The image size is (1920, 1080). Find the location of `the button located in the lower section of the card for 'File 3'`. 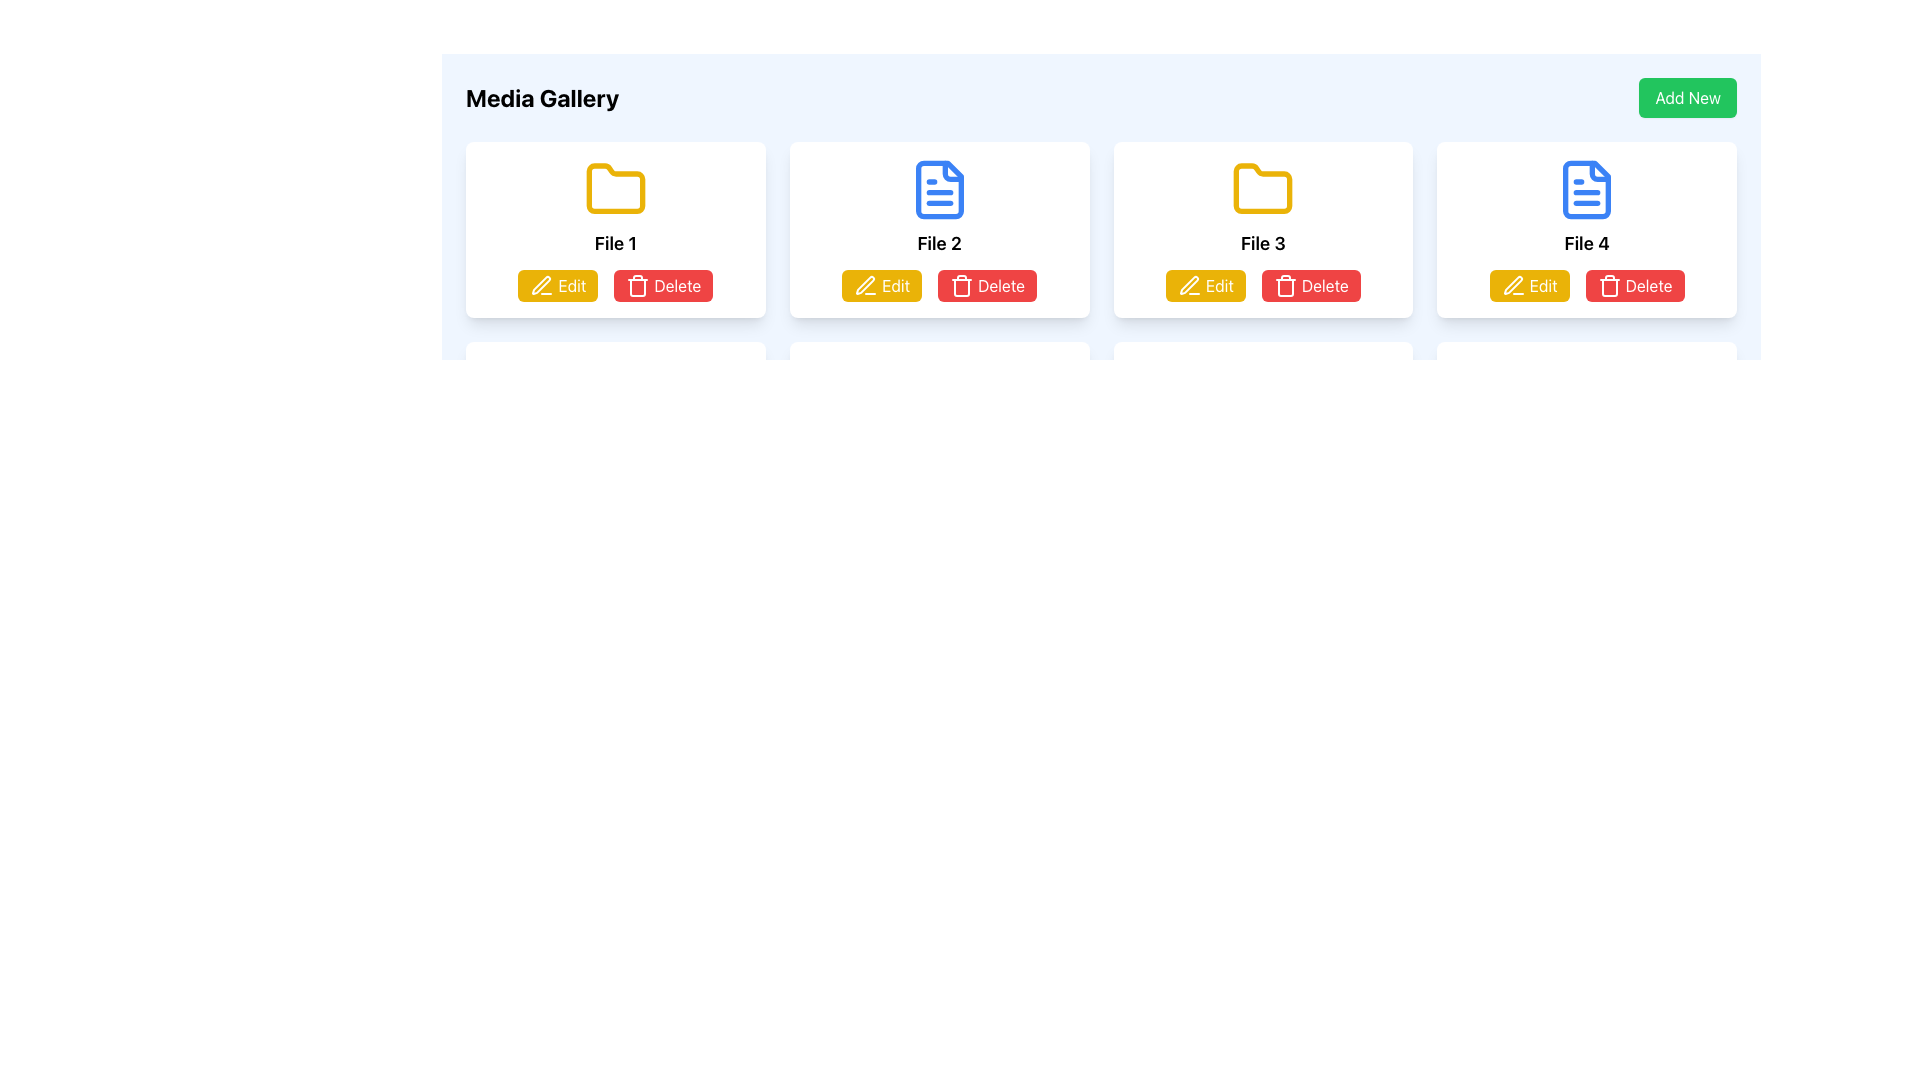

the button located in the lower section of the card for 'File 3' is located at coordinates (1204, 285).